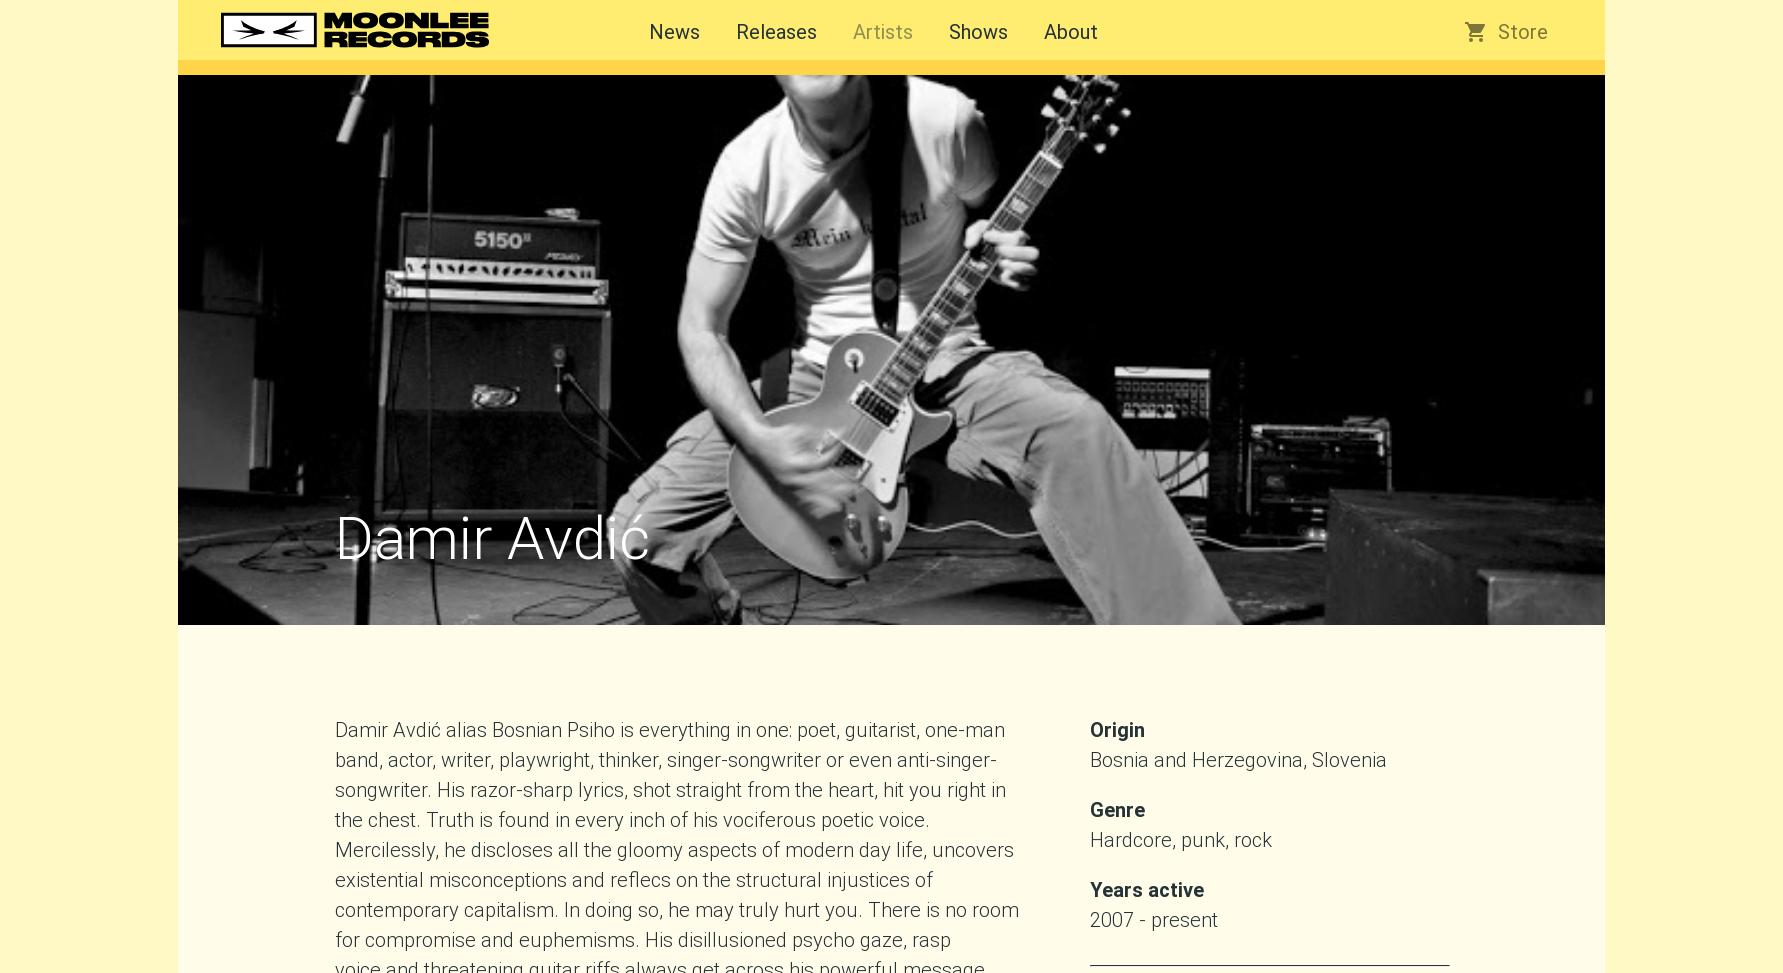 The width and height of the screenshot is (1783, 973). Describe the element at coordinates (492, 537) in the screenshot. I see `'Damir Avdić'` at that location.